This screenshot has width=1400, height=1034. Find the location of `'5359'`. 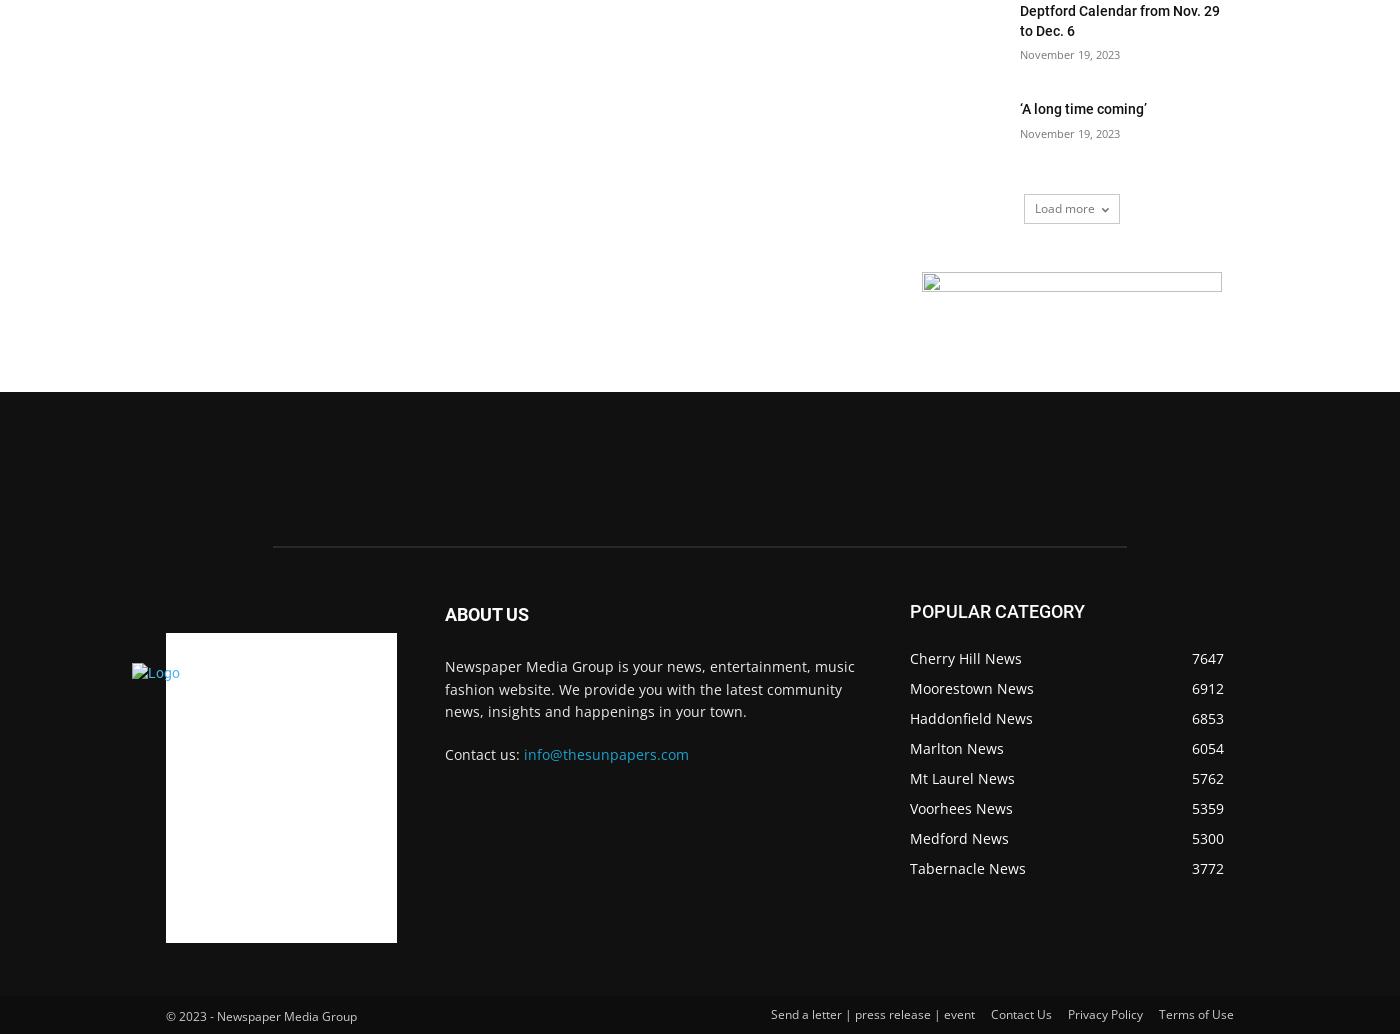

'5359' is located at coordinates (1191, 807).